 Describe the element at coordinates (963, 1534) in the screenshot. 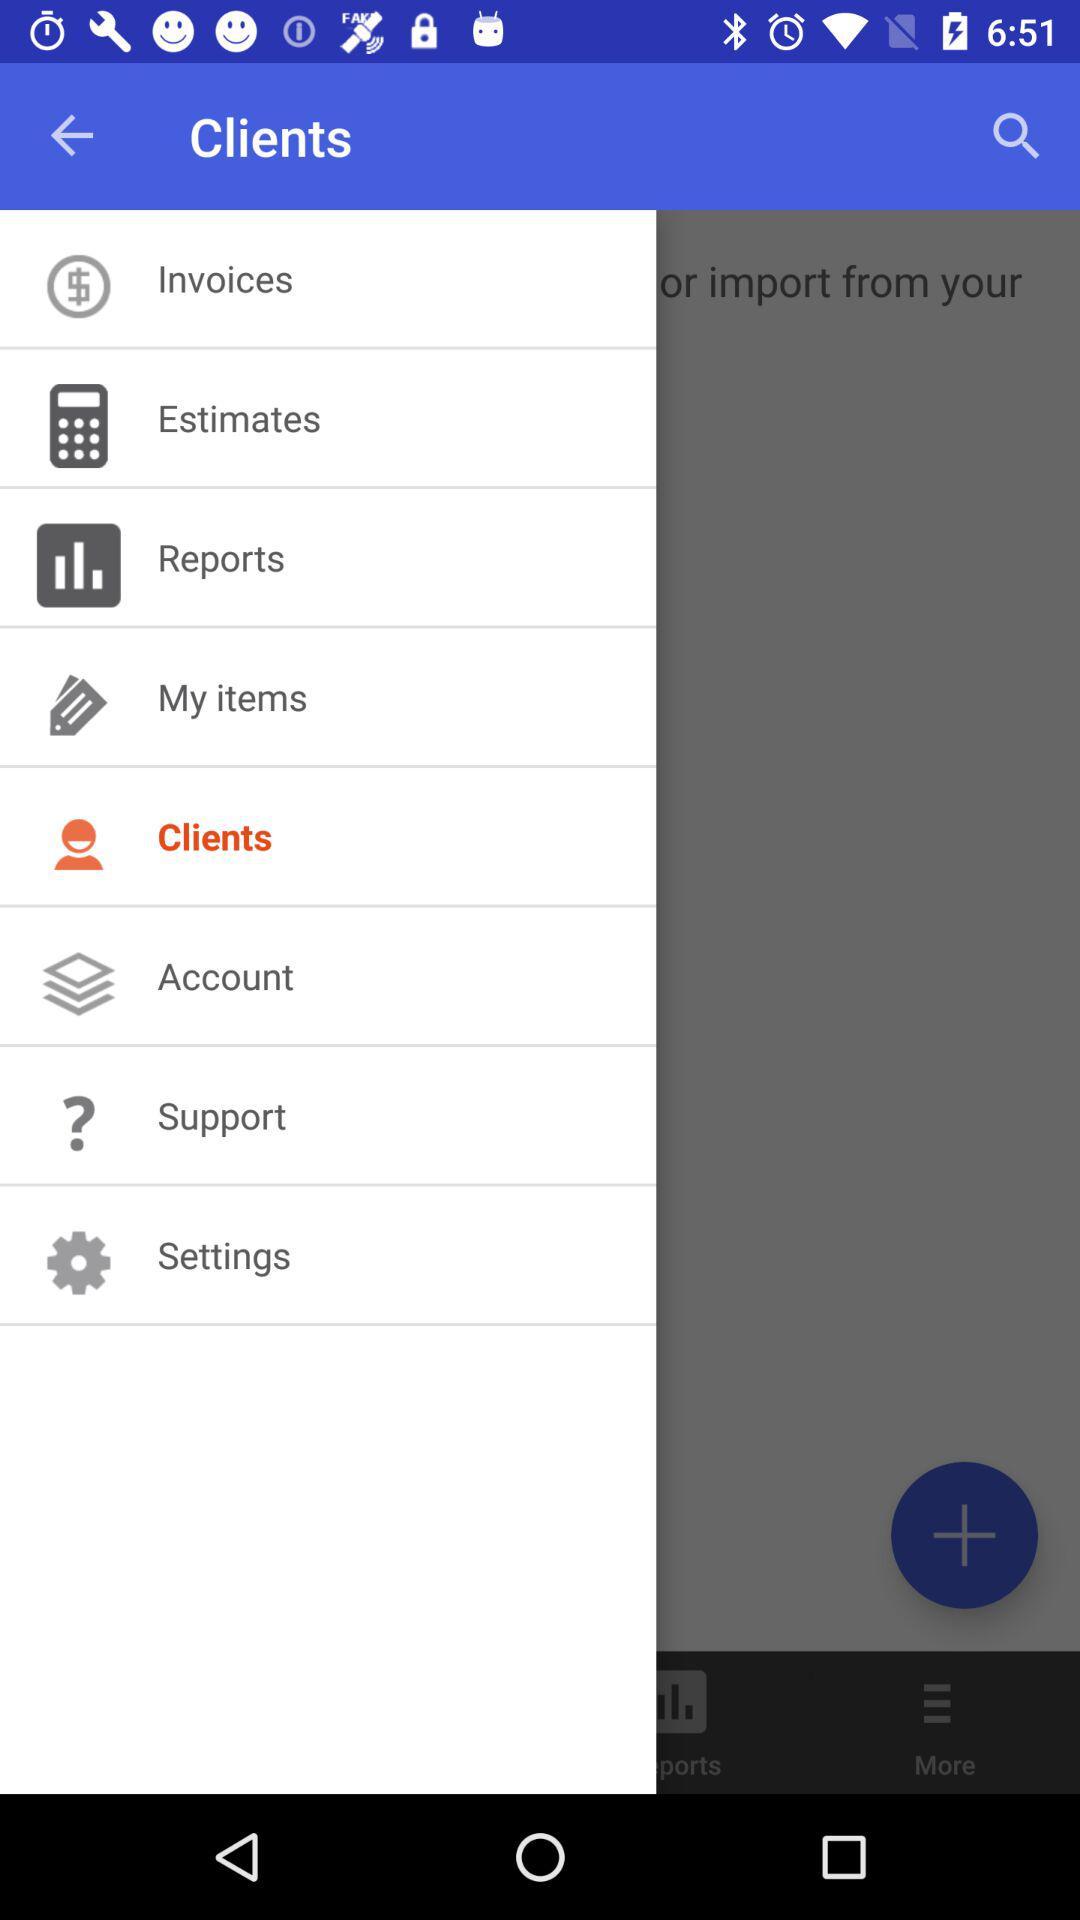

I see `the add icon` at that location.